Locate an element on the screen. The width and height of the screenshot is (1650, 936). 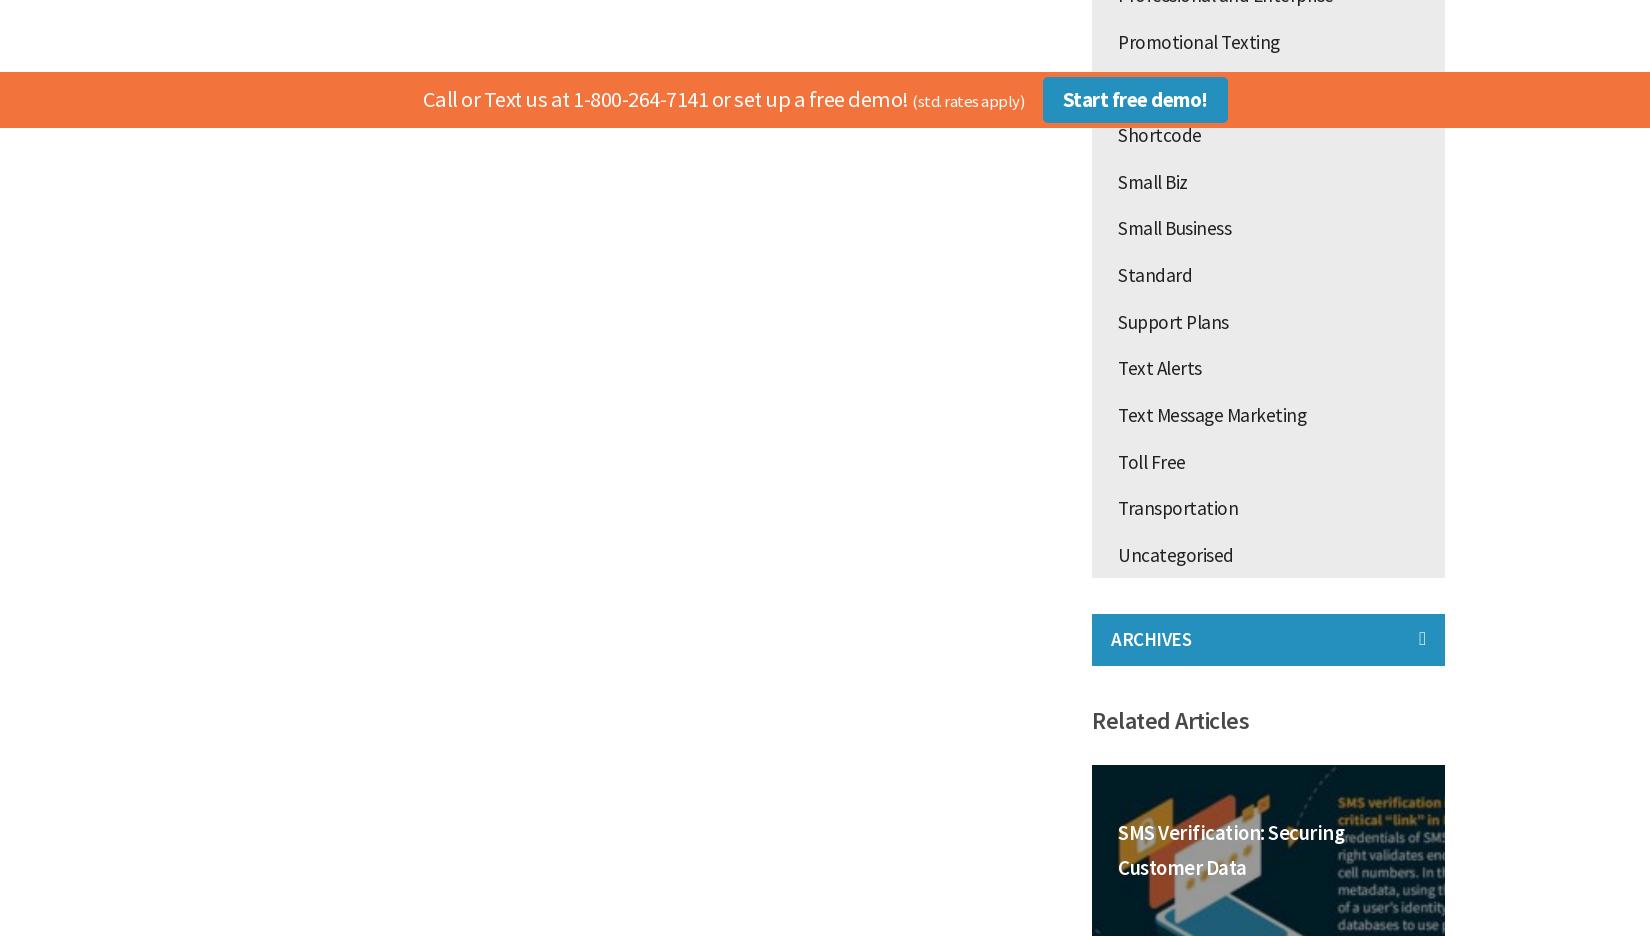
'Promotional Texting' is located at coordinates (1198, 40).